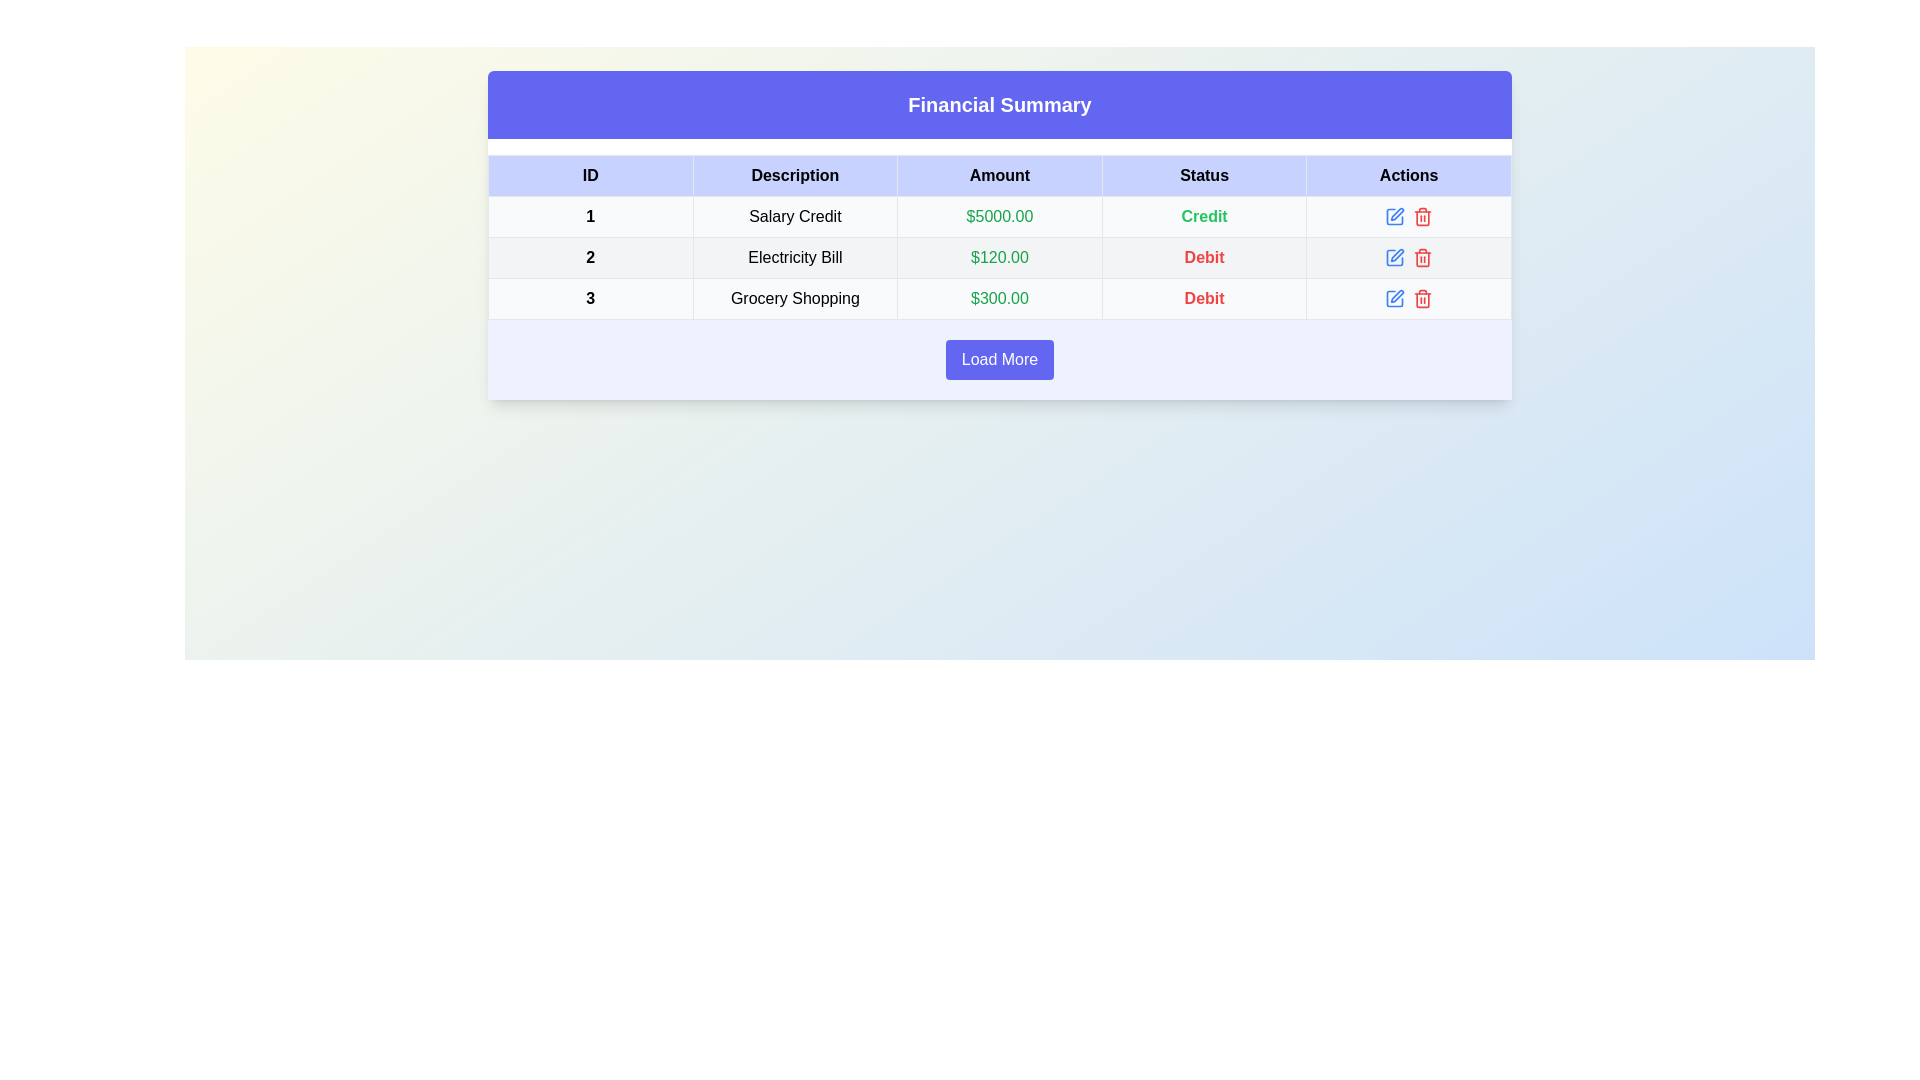 This screenshot has width=1920, height=1080. What do you see at coordinates (1408, 299) in the screenshot?
I see `the delete icon in the 'Actions' column of the last row of the table under the title 'Financial Summary'` at bounding box center [1408, 299].